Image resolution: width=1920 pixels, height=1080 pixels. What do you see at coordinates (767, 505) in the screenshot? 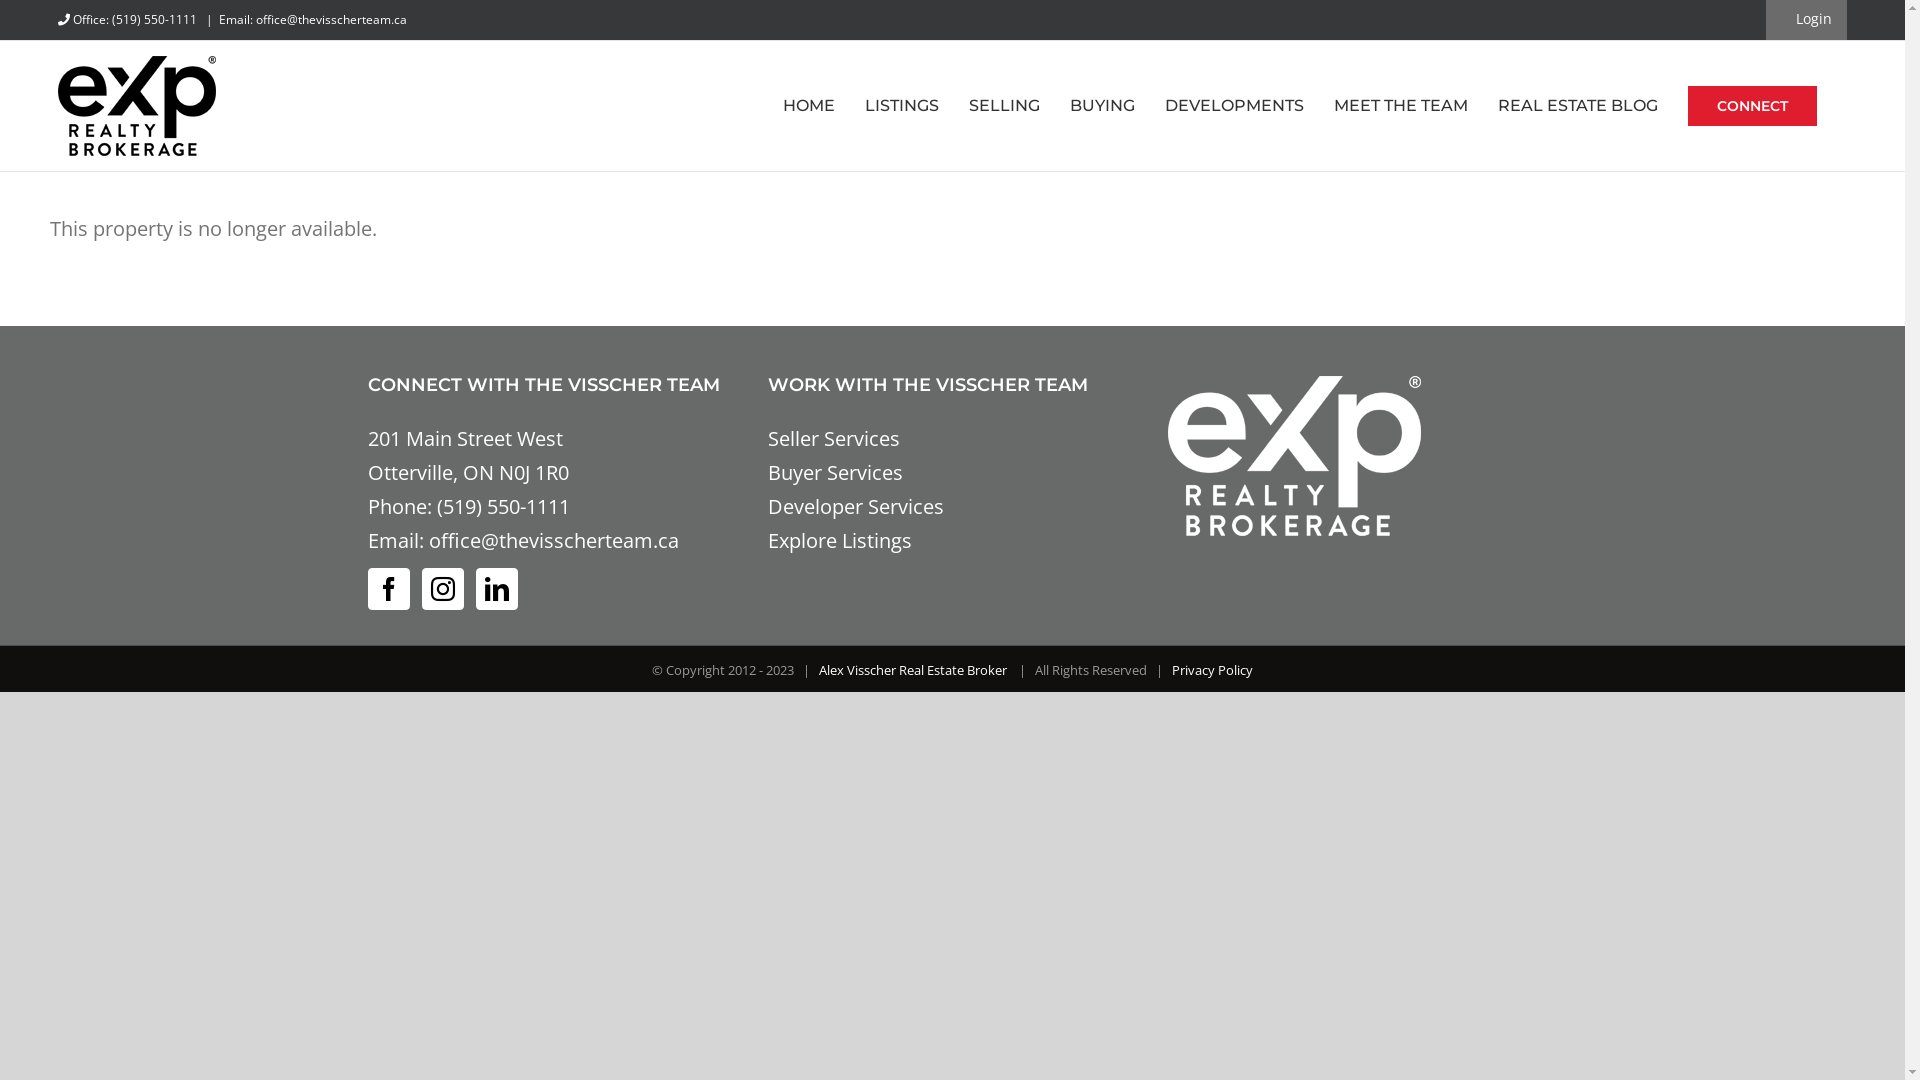
I see `'Developer Services'` at bounding box center [767, 505].